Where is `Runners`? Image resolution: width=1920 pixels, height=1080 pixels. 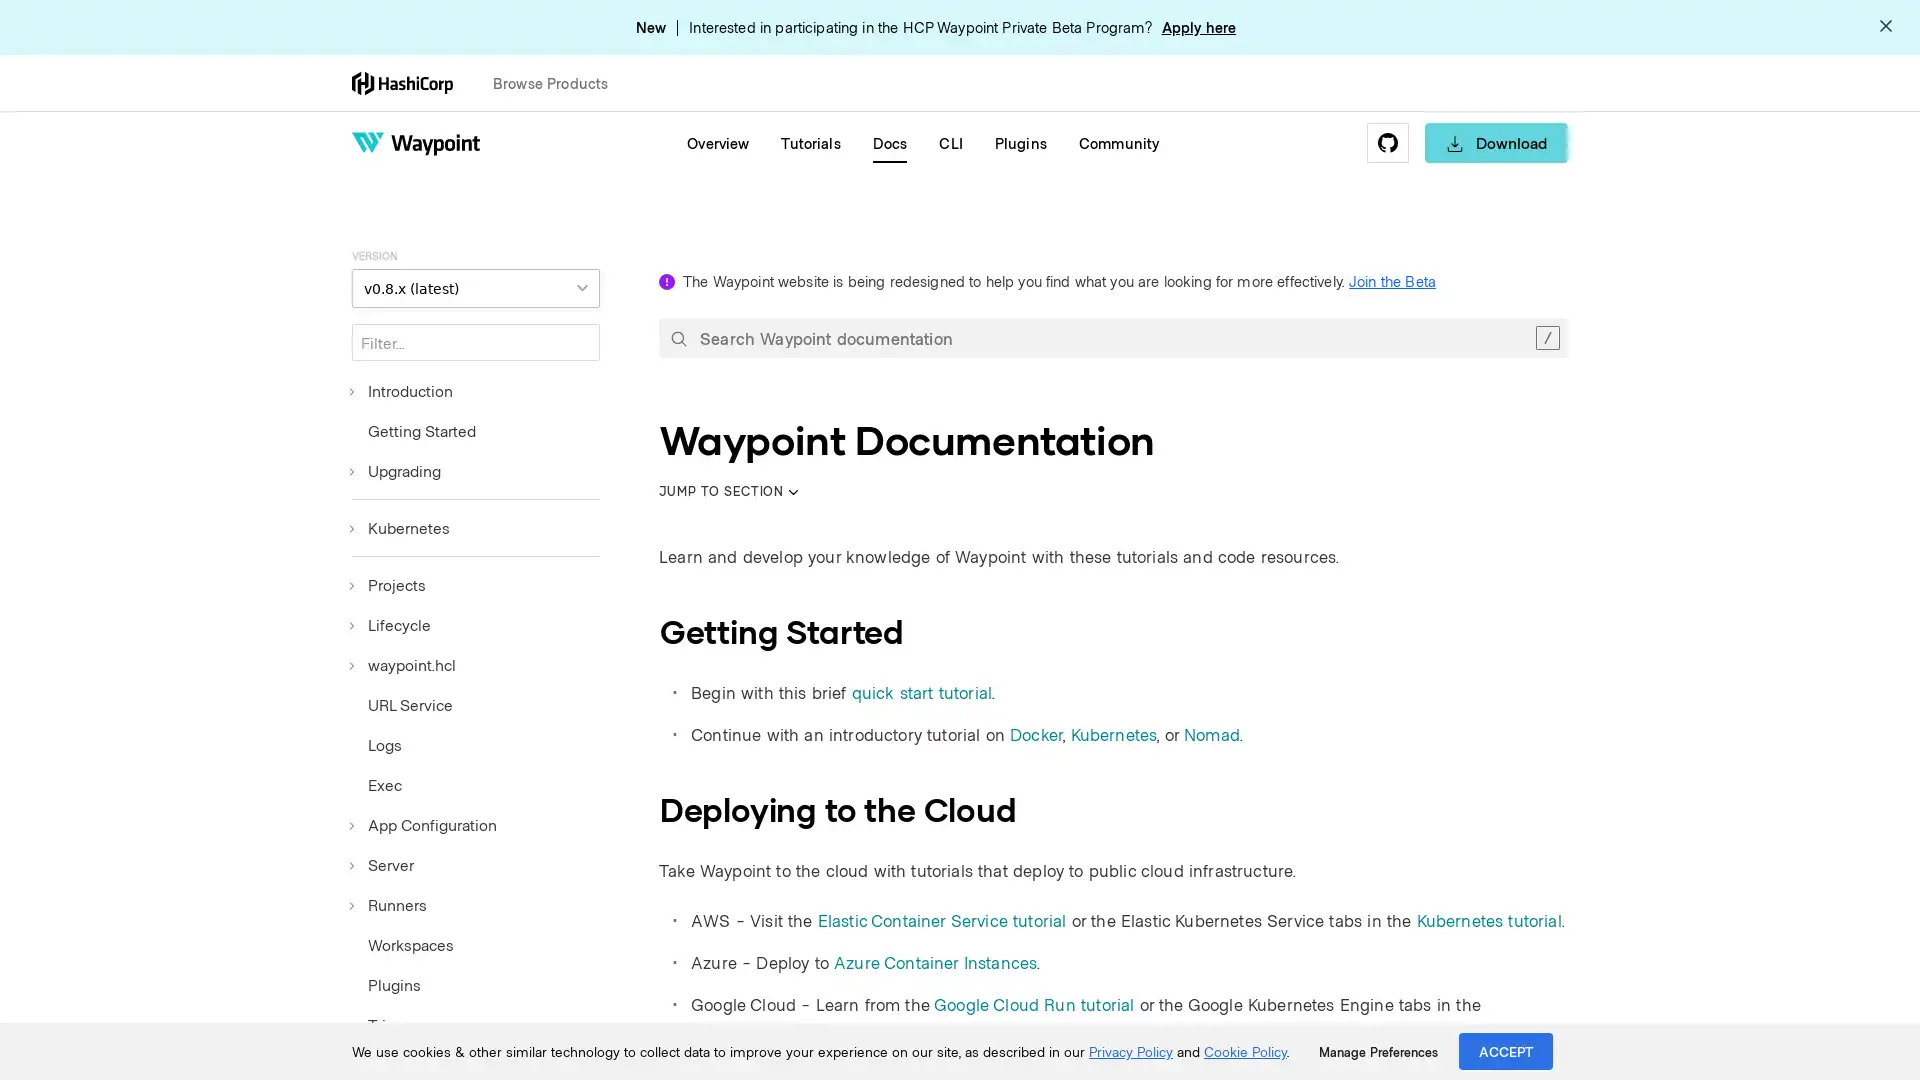
Runners is located at coordinates (389, 905).